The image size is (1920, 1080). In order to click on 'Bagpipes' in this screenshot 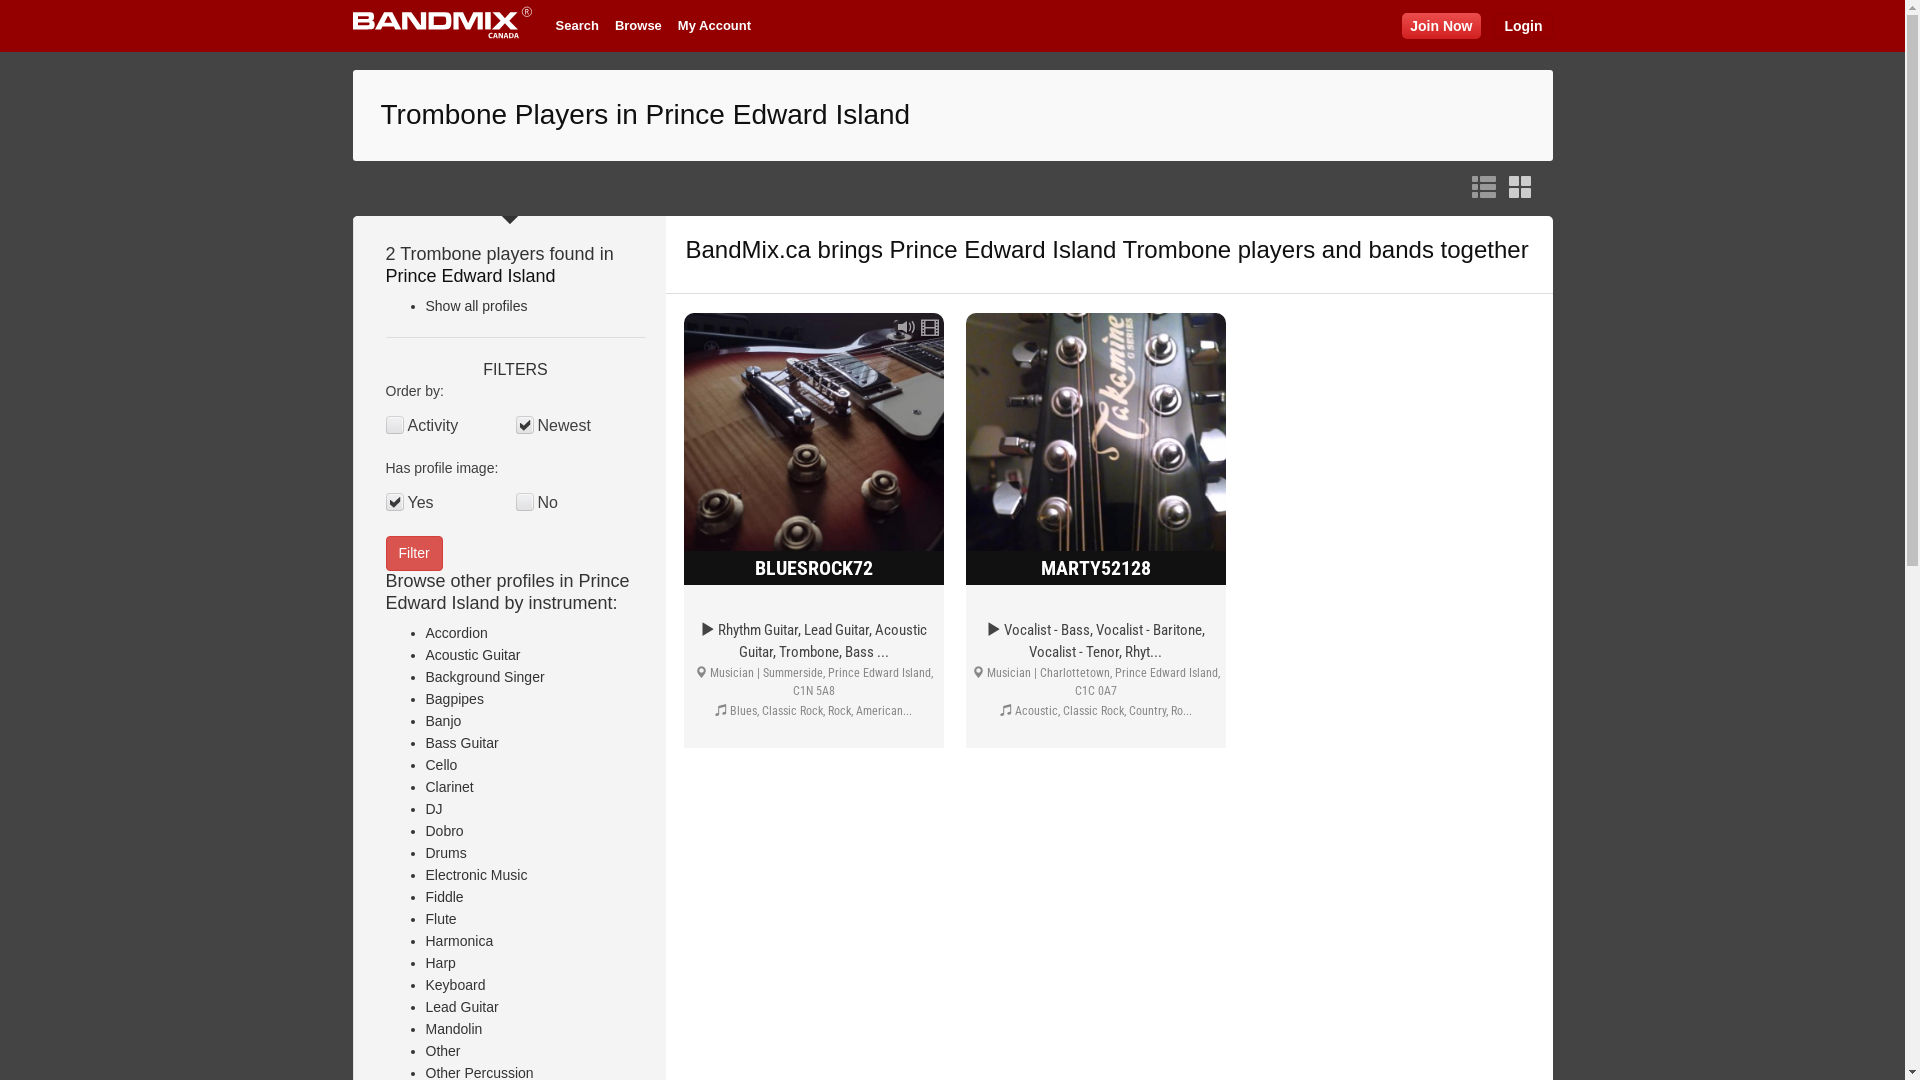, I will do `click(454, 697)`.